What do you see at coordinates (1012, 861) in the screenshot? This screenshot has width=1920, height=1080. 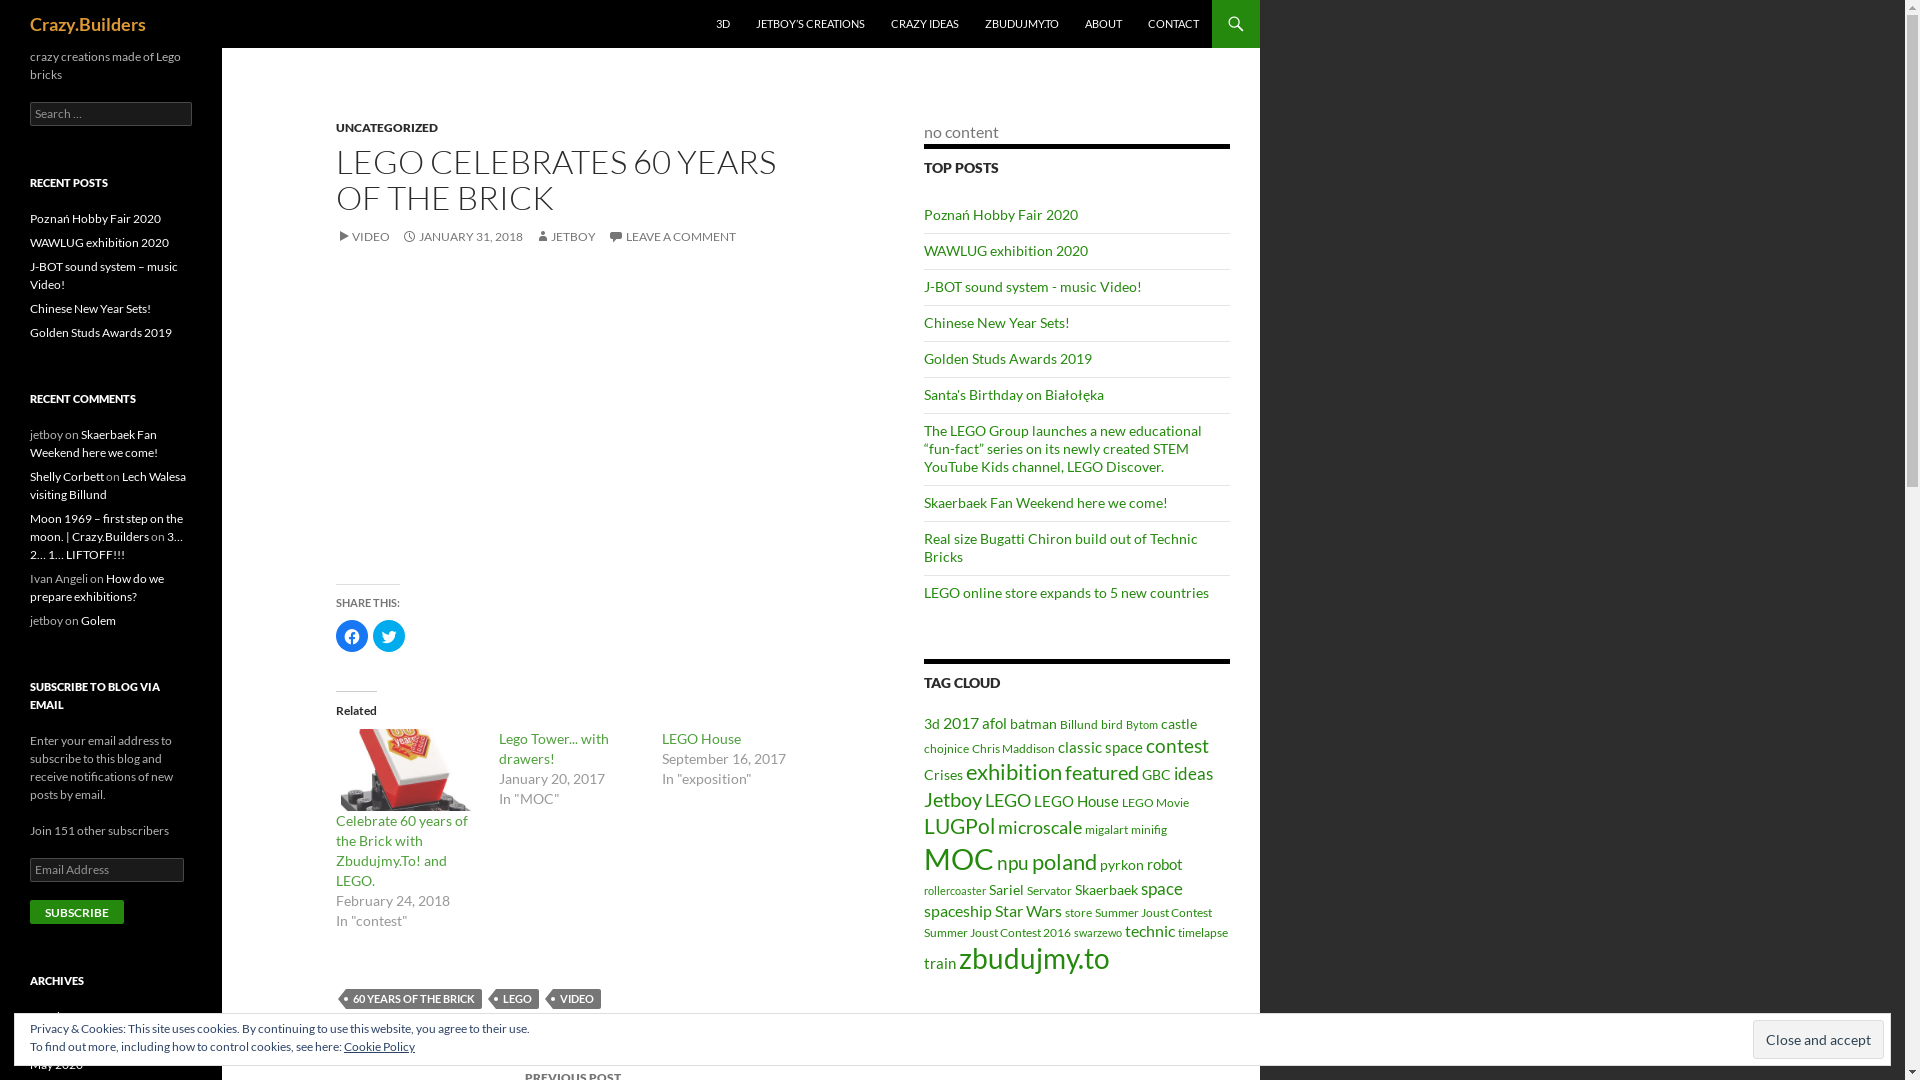 I see `'npu'` at bounding box center [1012, 861].